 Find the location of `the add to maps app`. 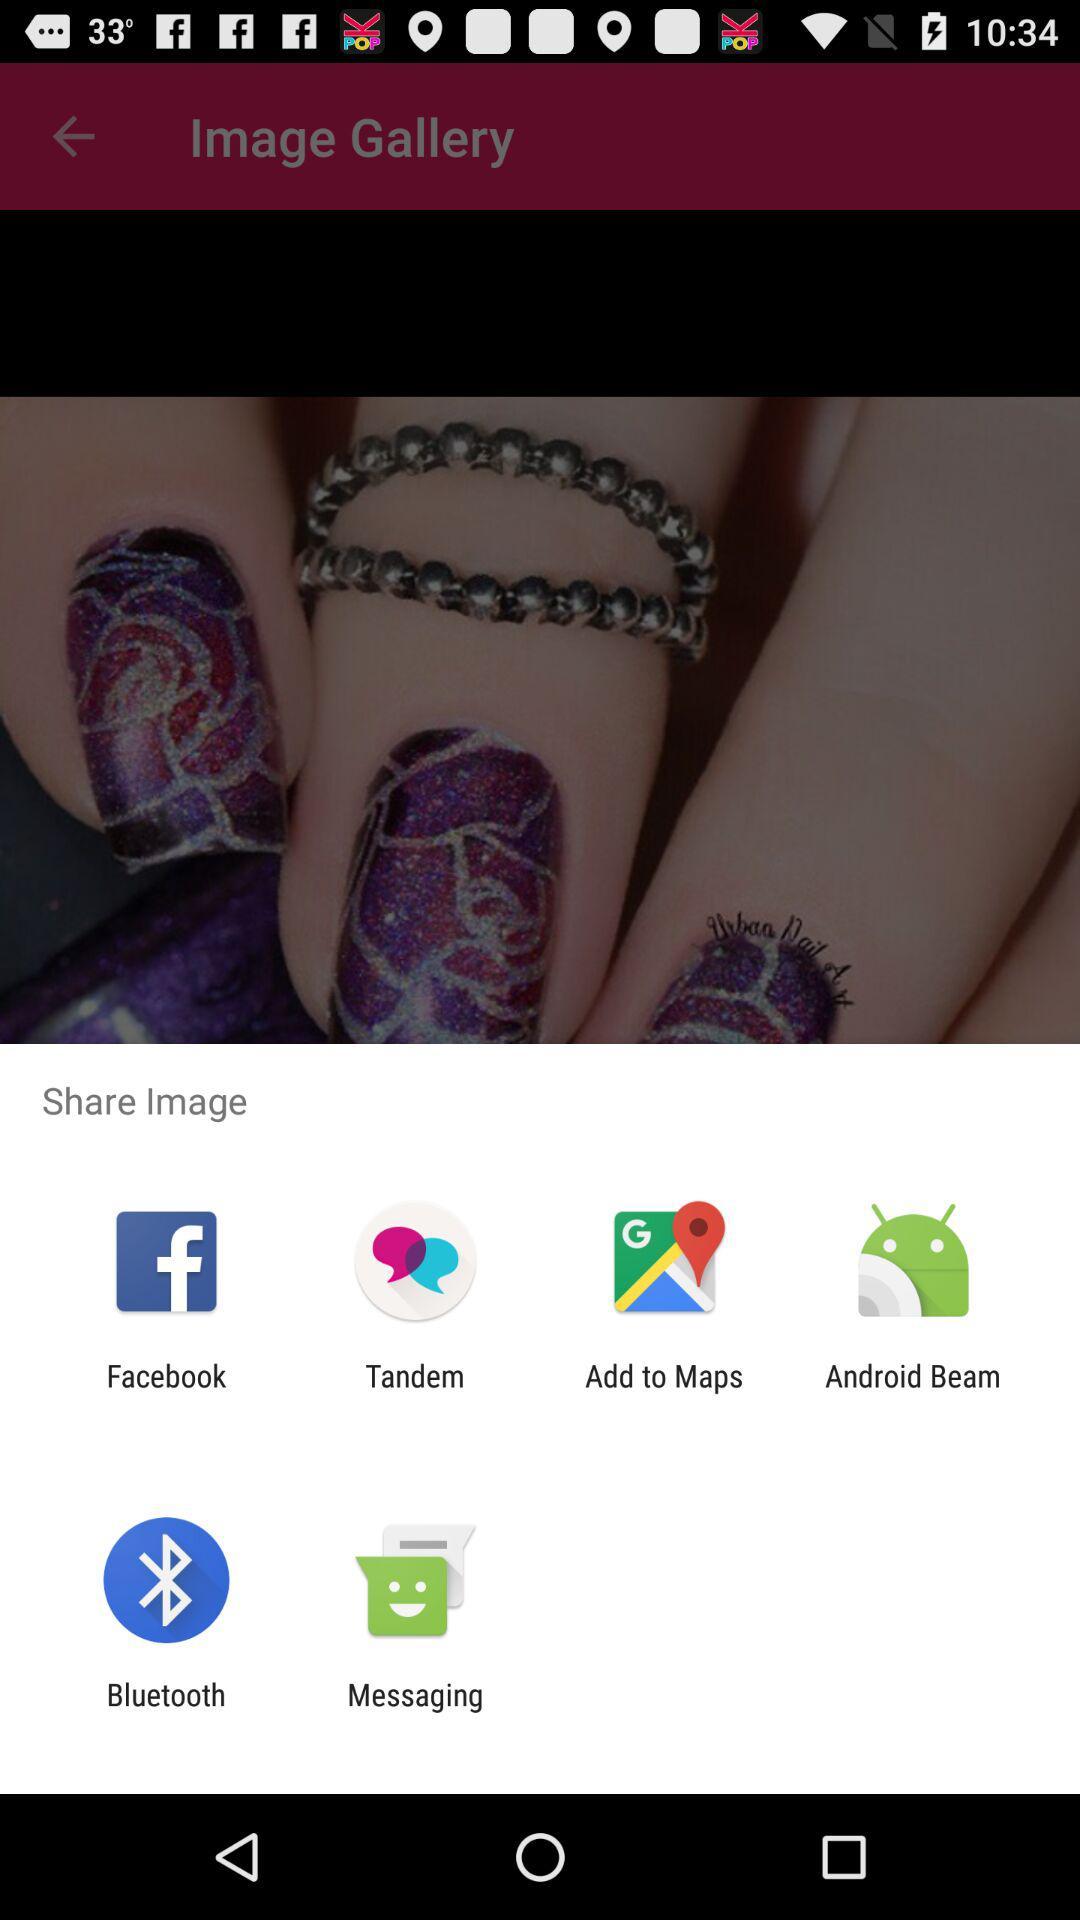

the add to maps app is located at coordinates (664, 1392).